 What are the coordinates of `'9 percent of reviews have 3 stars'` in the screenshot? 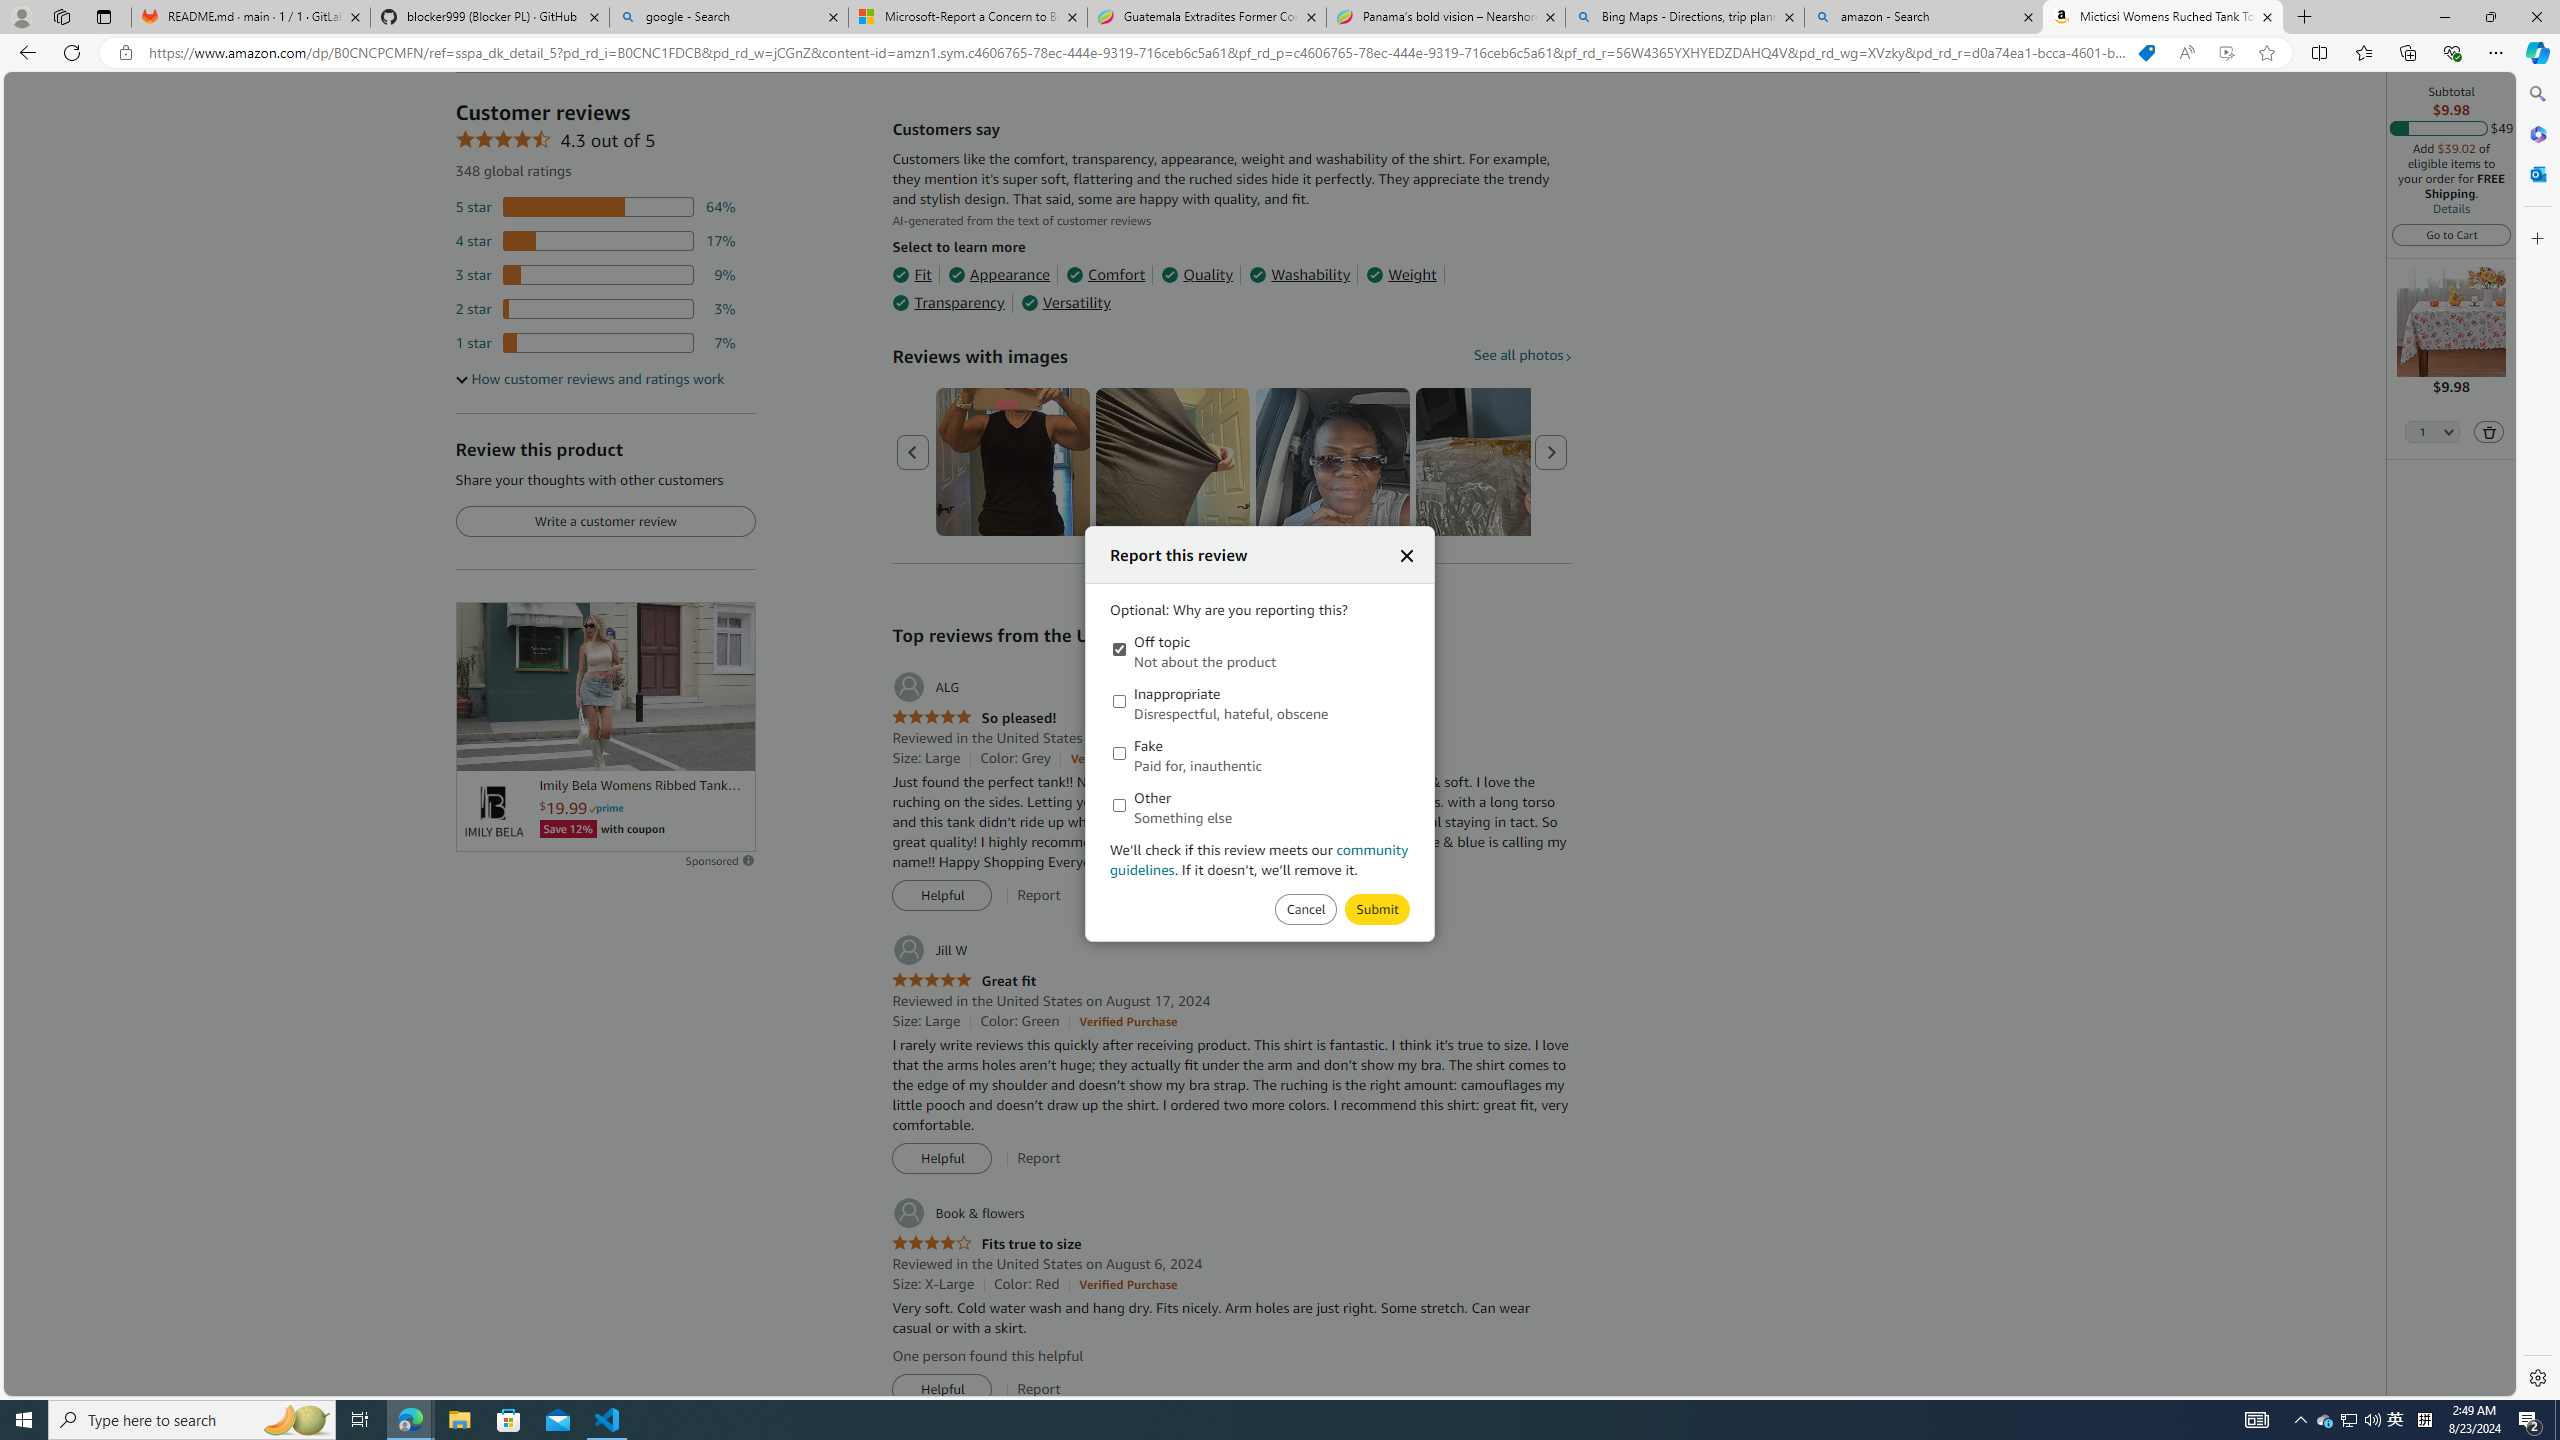 It's located at (595, 275).